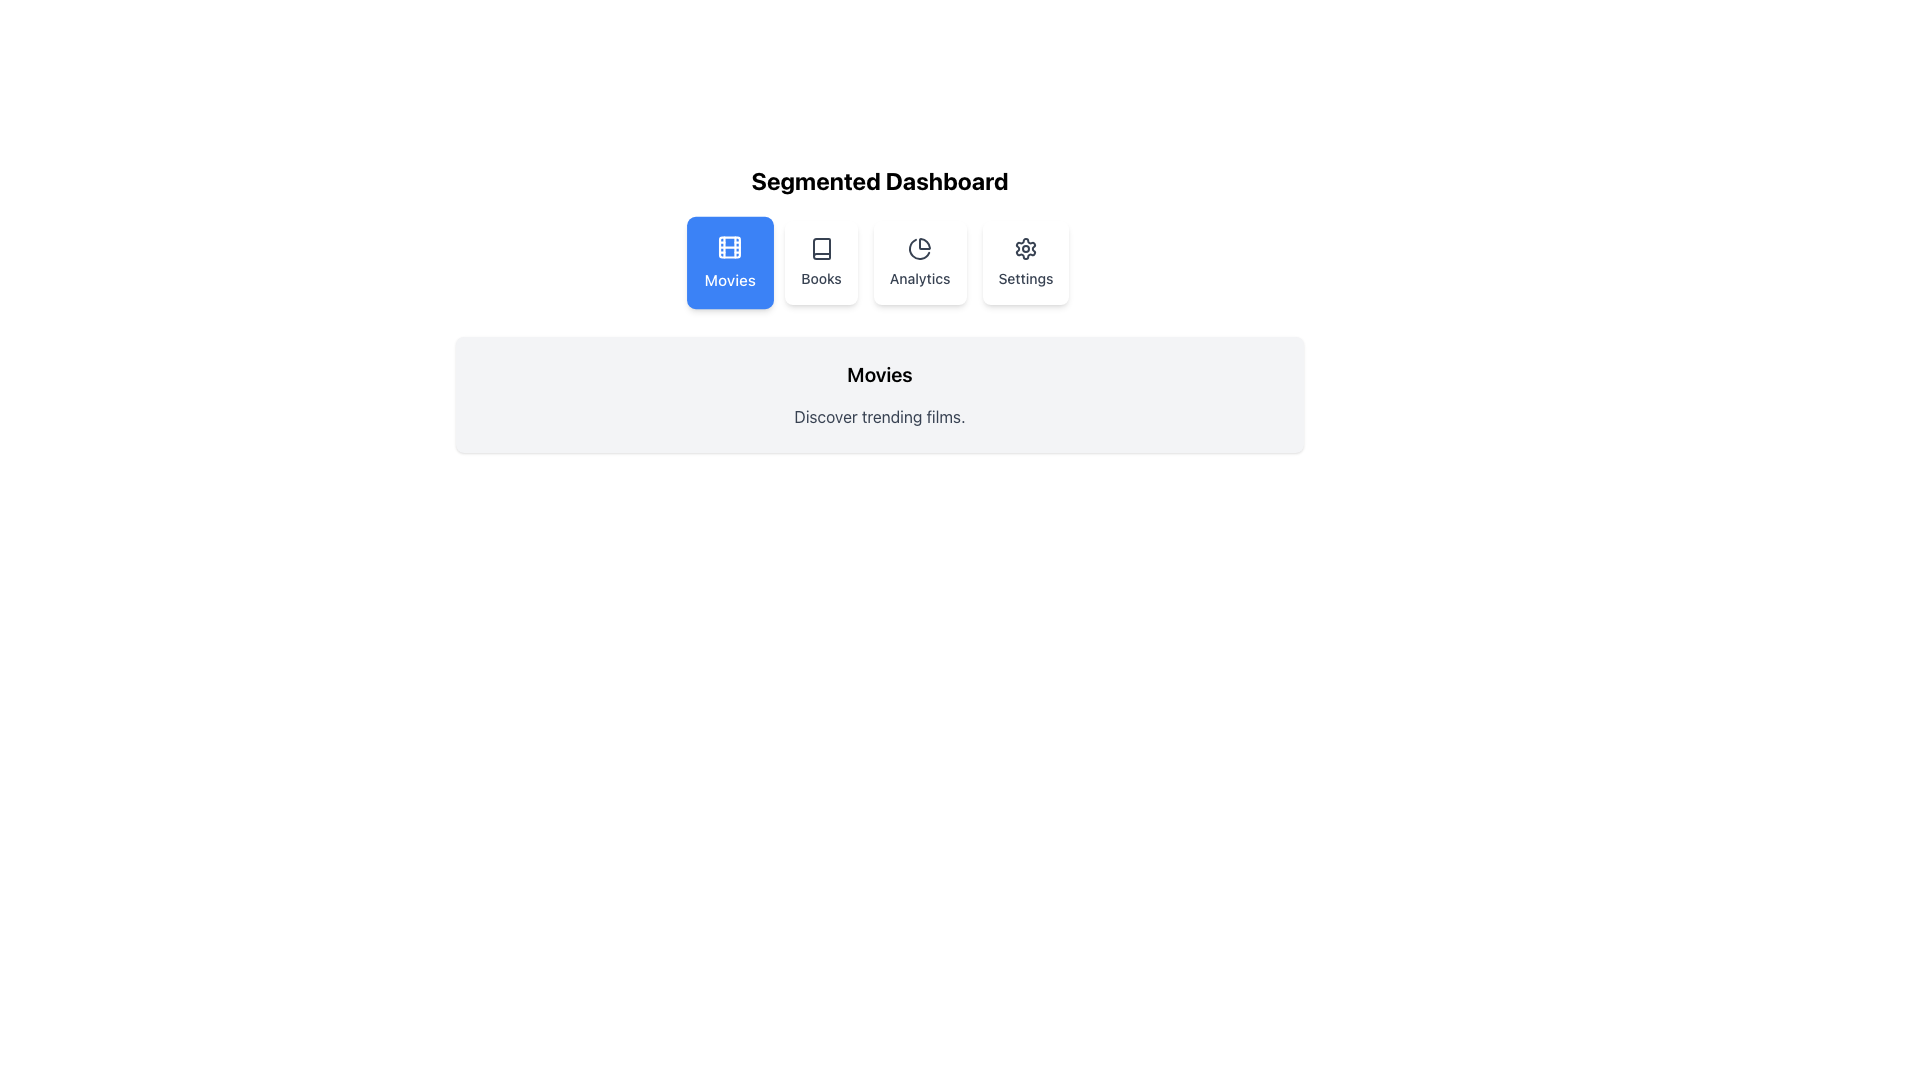 The height and width of the screenshot is (1080, 1920). What do you see at coordinates (1026, 261) in the screenshot?
I see `the 'Settings' button, which is the fourth card in a group of four cards` at bounding box center [1026, 261].